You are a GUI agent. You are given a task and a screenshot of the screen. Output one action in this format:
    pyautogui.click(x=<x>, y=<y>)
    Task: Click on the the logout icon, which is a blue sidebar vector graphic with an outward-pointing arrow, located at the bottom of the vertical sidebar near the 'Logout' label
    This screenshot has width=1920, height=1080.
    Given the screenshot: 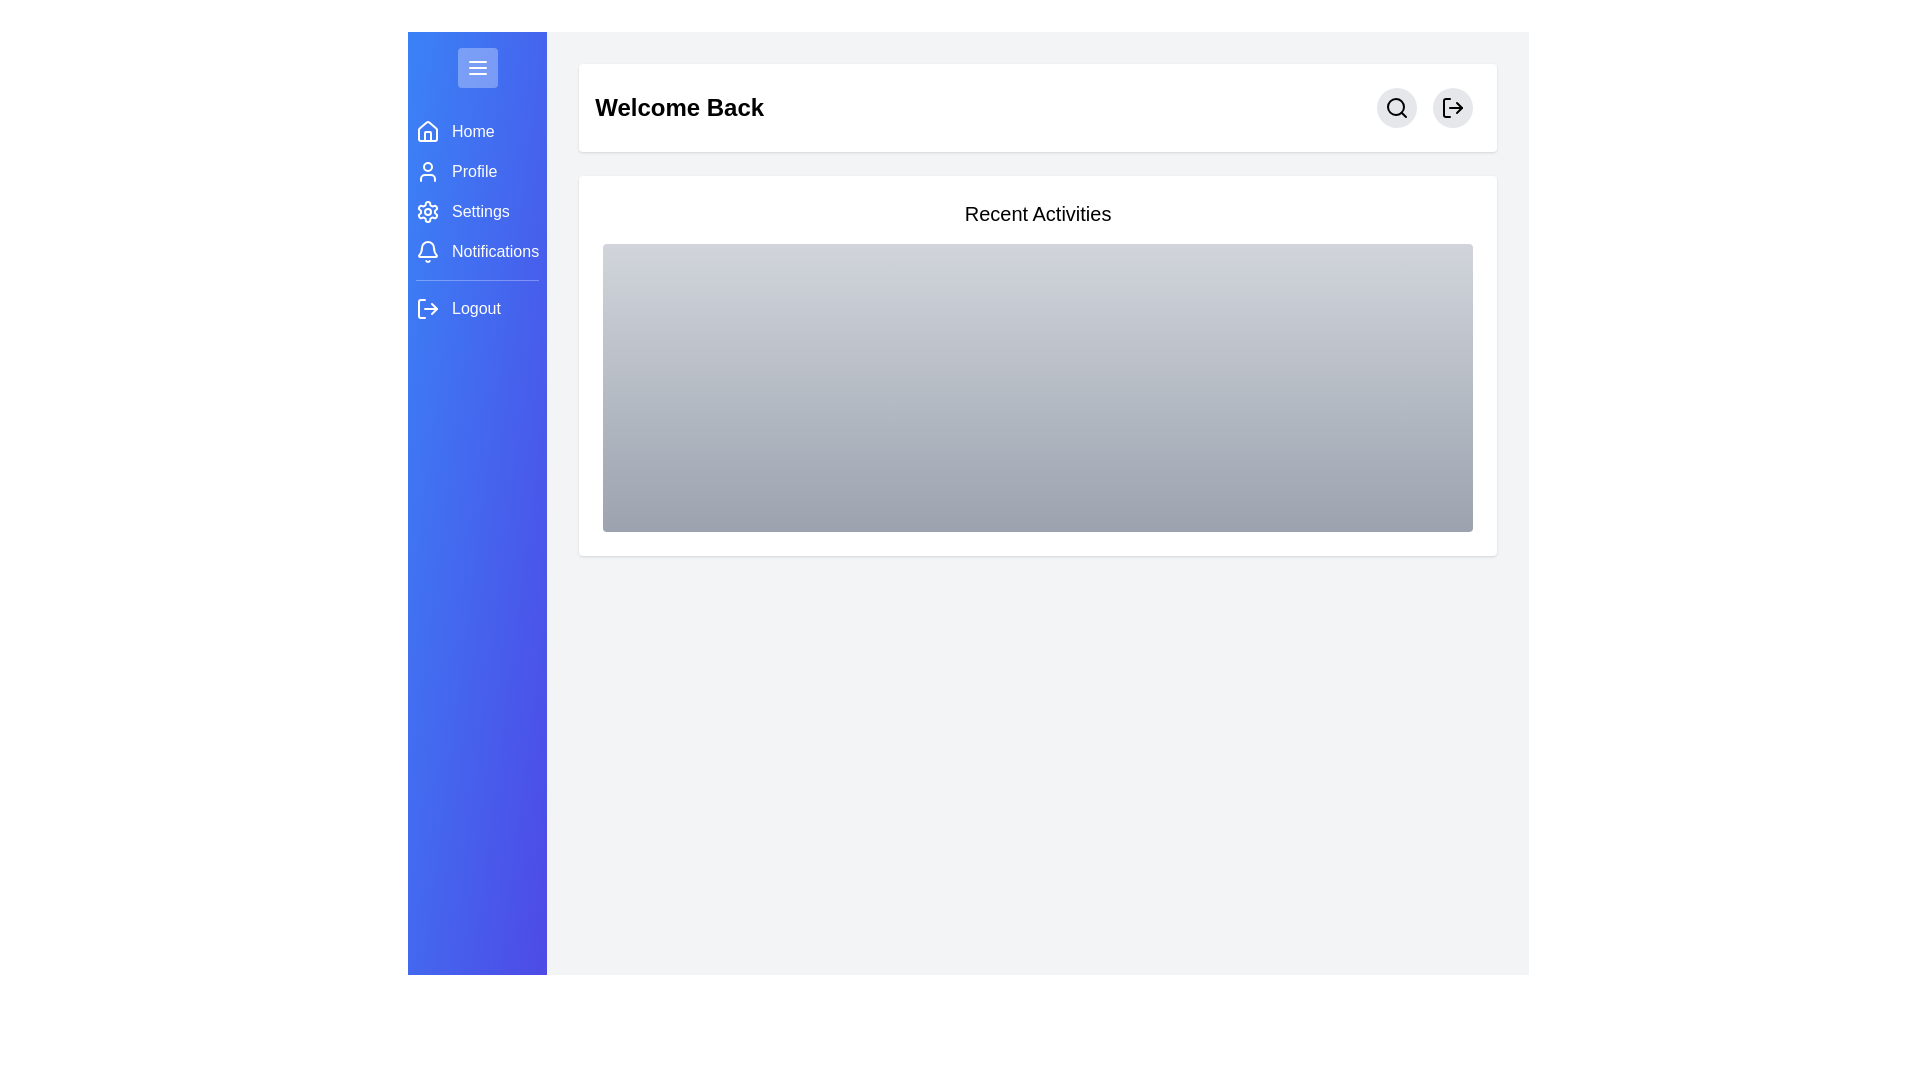 What is the action you would take?
    pyautogui.click(x=426, y=308)
    